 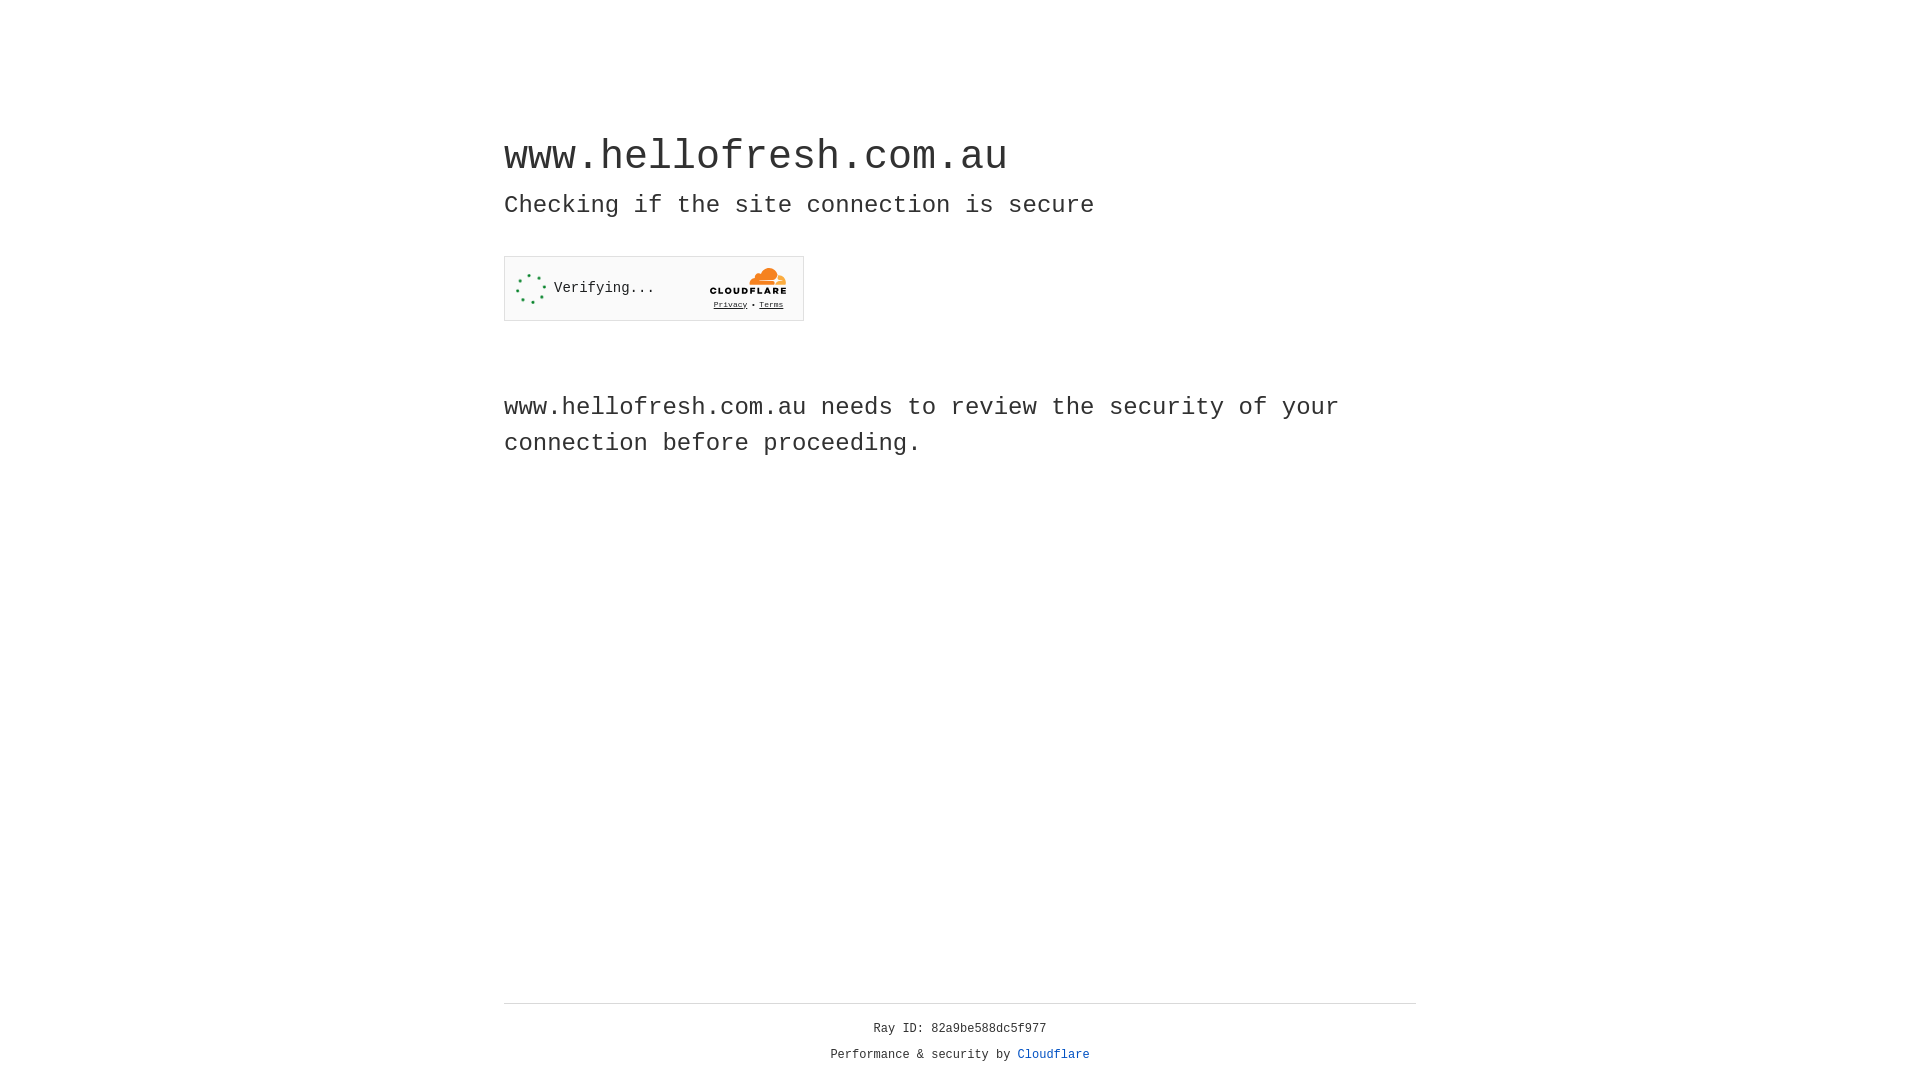 What do you see at coordinates (1053, 1054) in the screenshot?
I see `'Cloudflare'` at bounding box center [1053, 1054].